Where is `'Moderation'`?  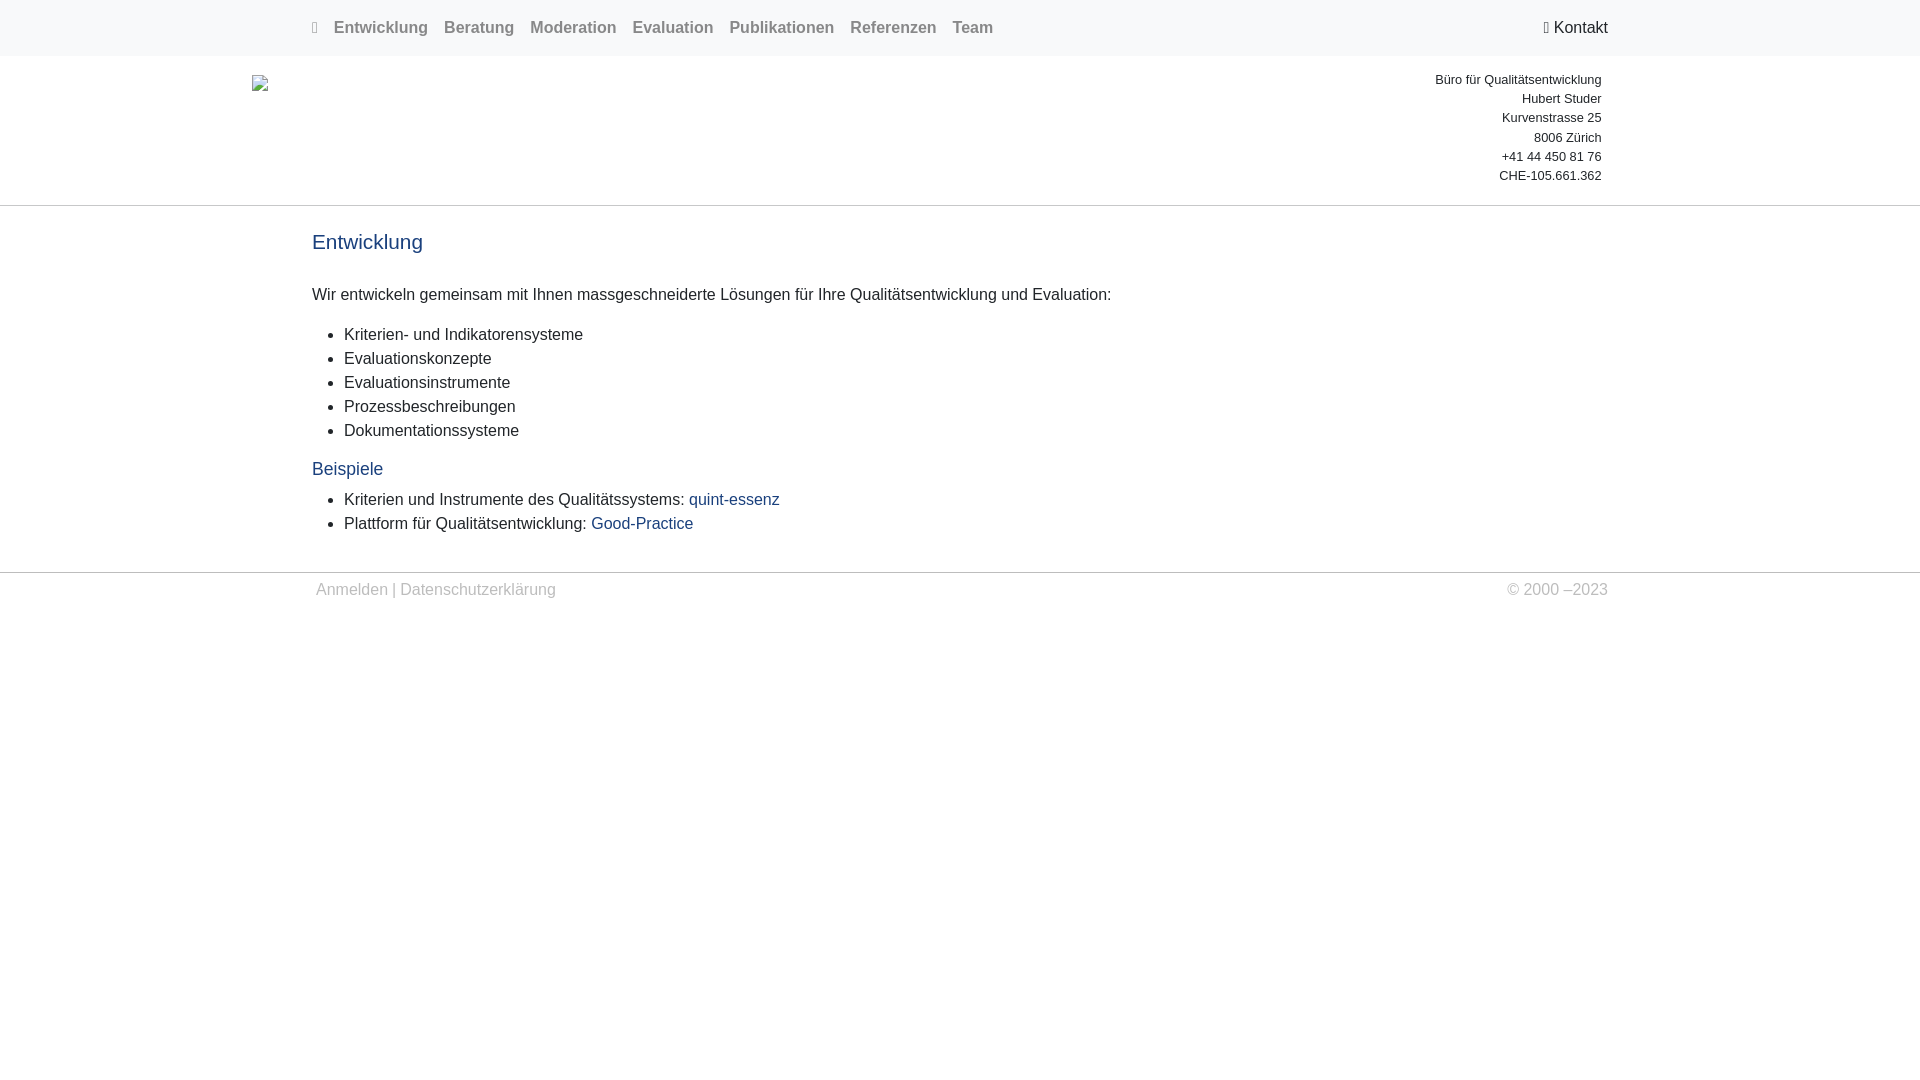
'Moderation' is located at coordinates (522, 27).